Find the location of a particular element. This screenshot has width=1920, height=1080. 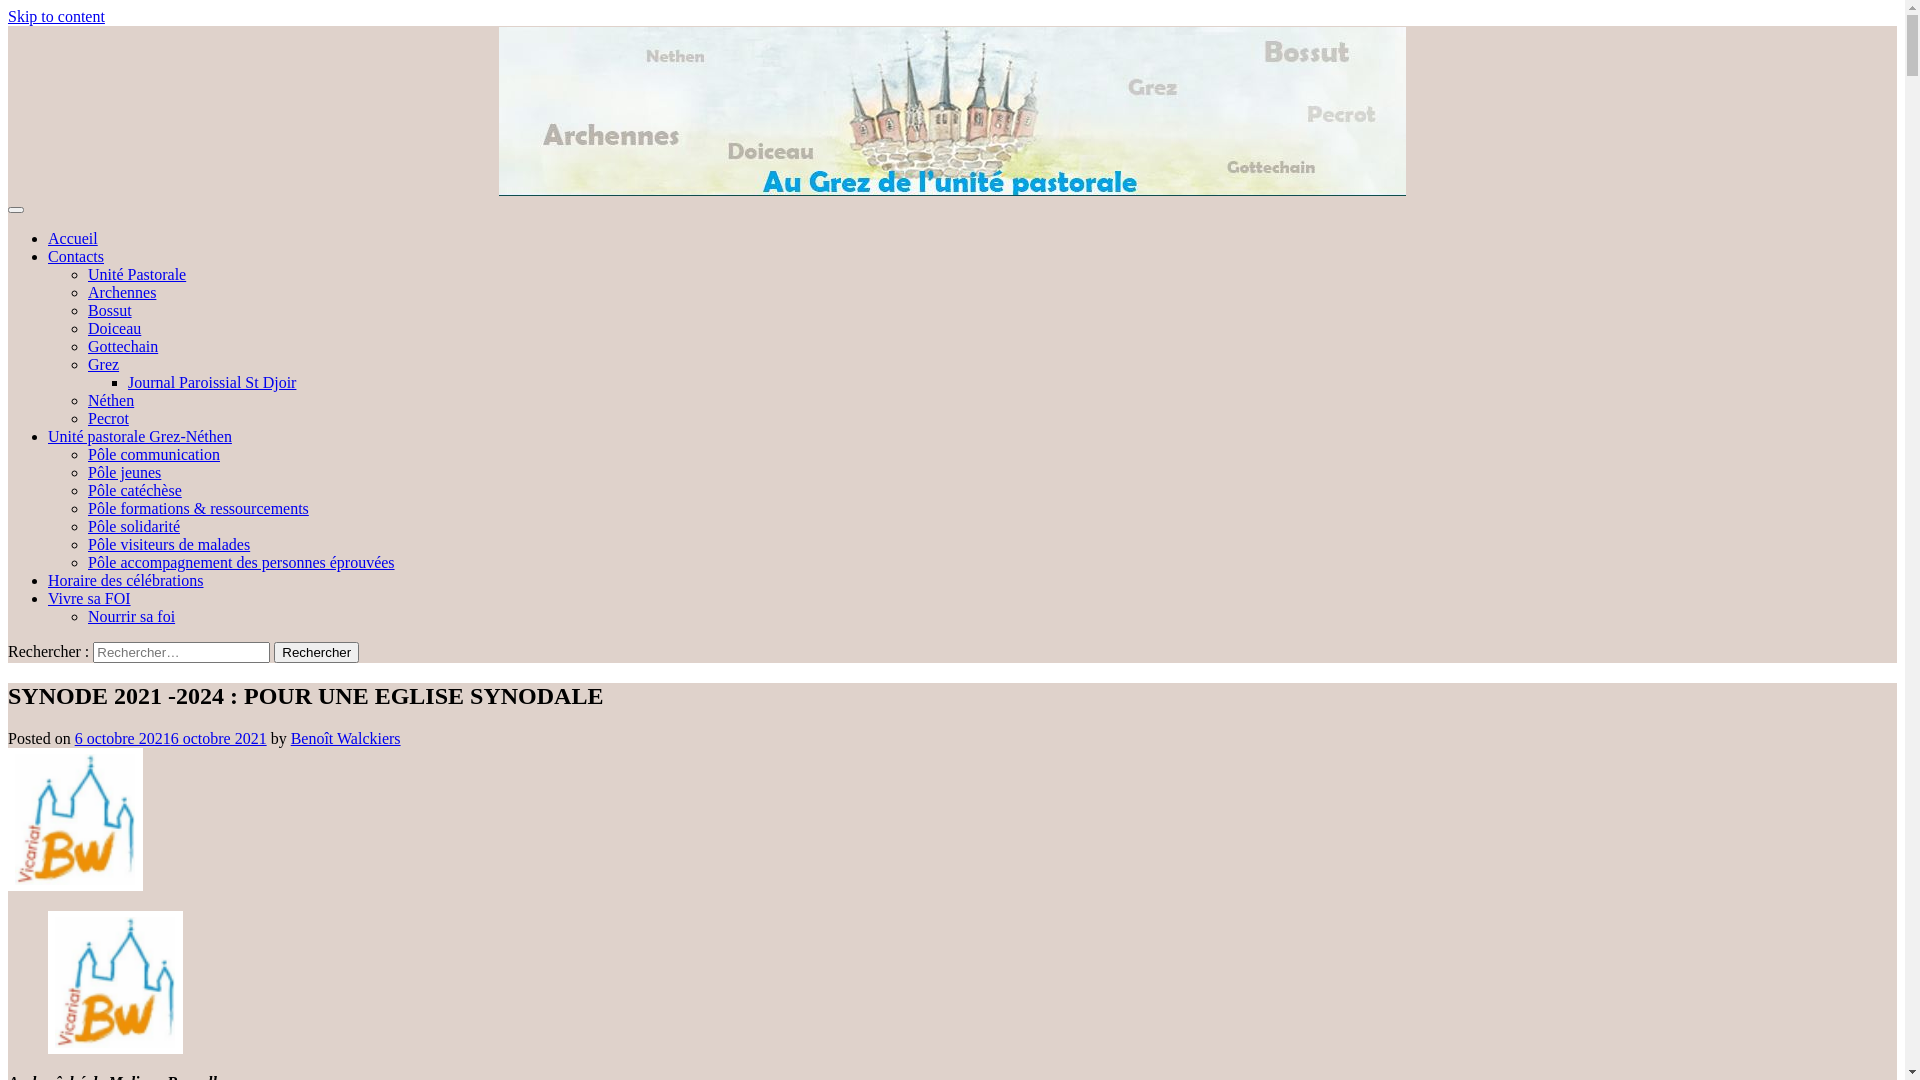

'Nourrir sa foi' is located at coordinates (130, 615).